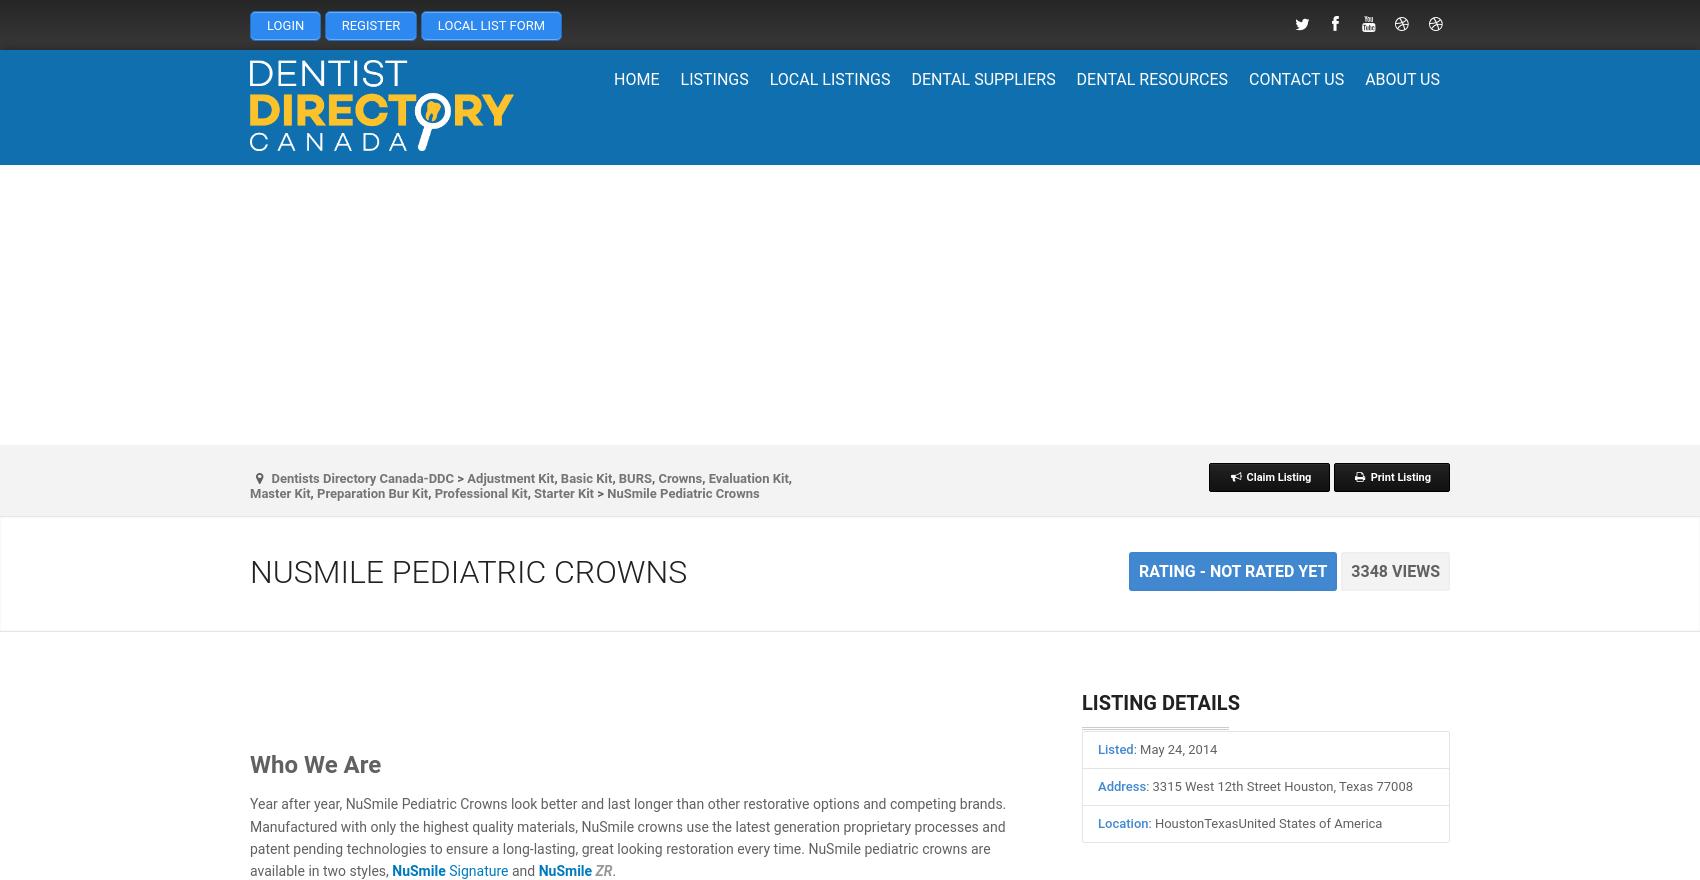 The image size is (1700, 880). I want to click on 'Crowns', so click(680, 478).